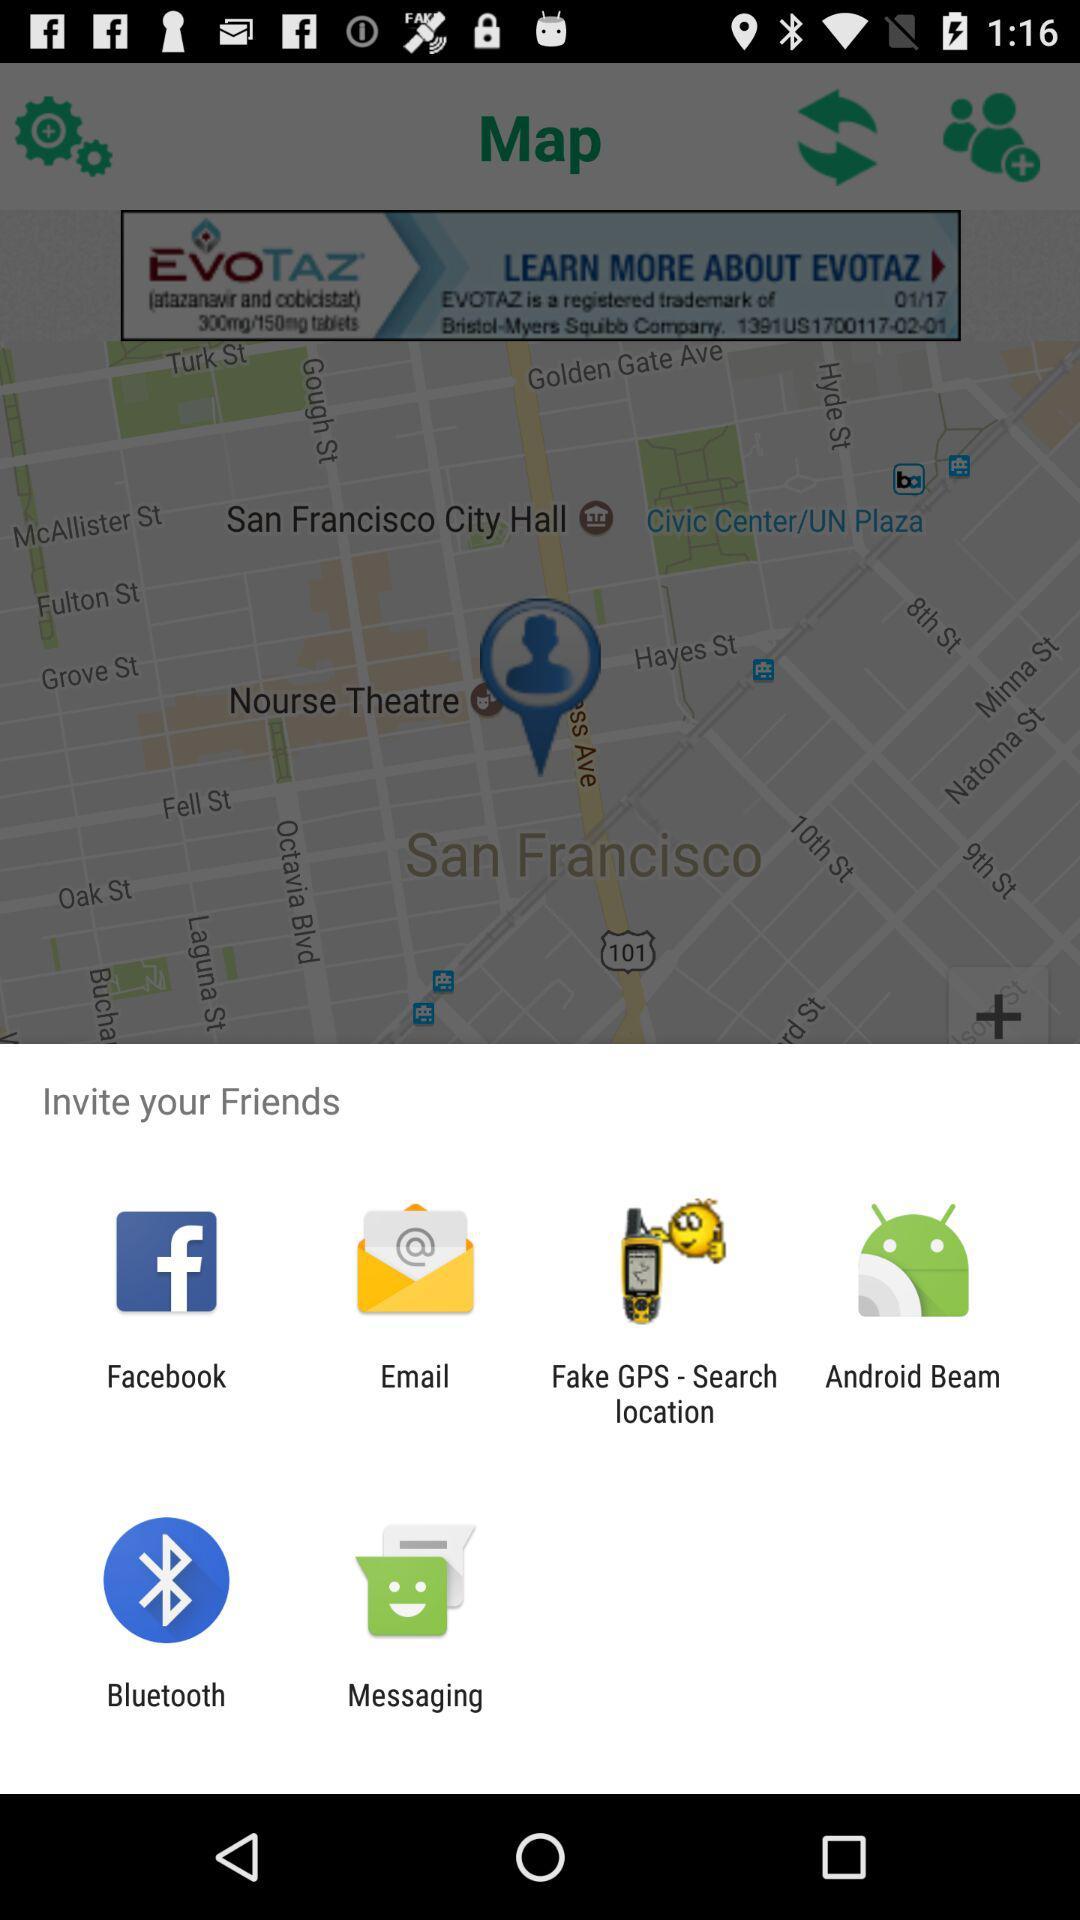 The height and width of the screenshot is (1920, 1080). What do you see at coordinates (913, 1392) in the screenshot?
I see `the item to the right of fake gps search item` at bounding box center [913, 1392].